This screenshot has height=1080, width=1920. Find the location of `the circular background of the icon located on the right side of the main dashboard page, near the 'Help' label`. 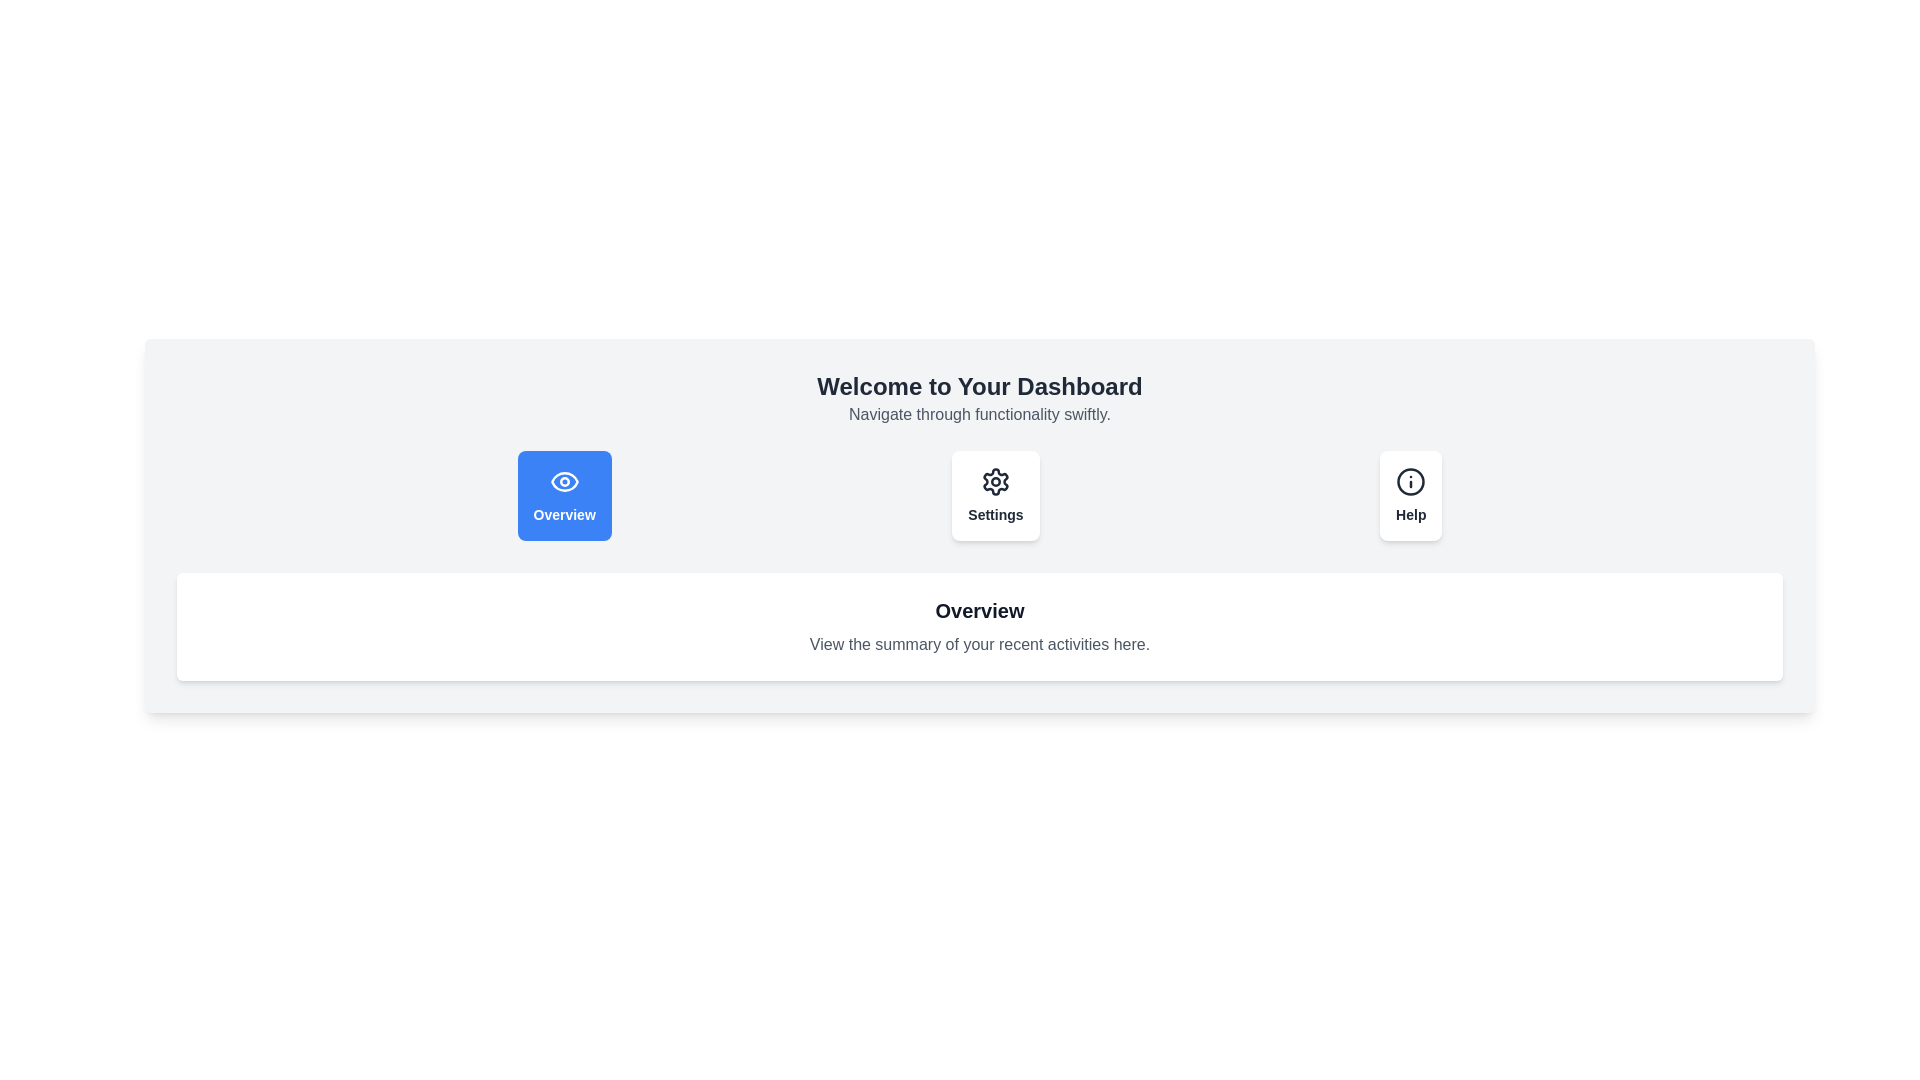

the circular background of the icon located on the right side of the main dashboard page, near the 'Help' label is located at coordinates (1410, 482).